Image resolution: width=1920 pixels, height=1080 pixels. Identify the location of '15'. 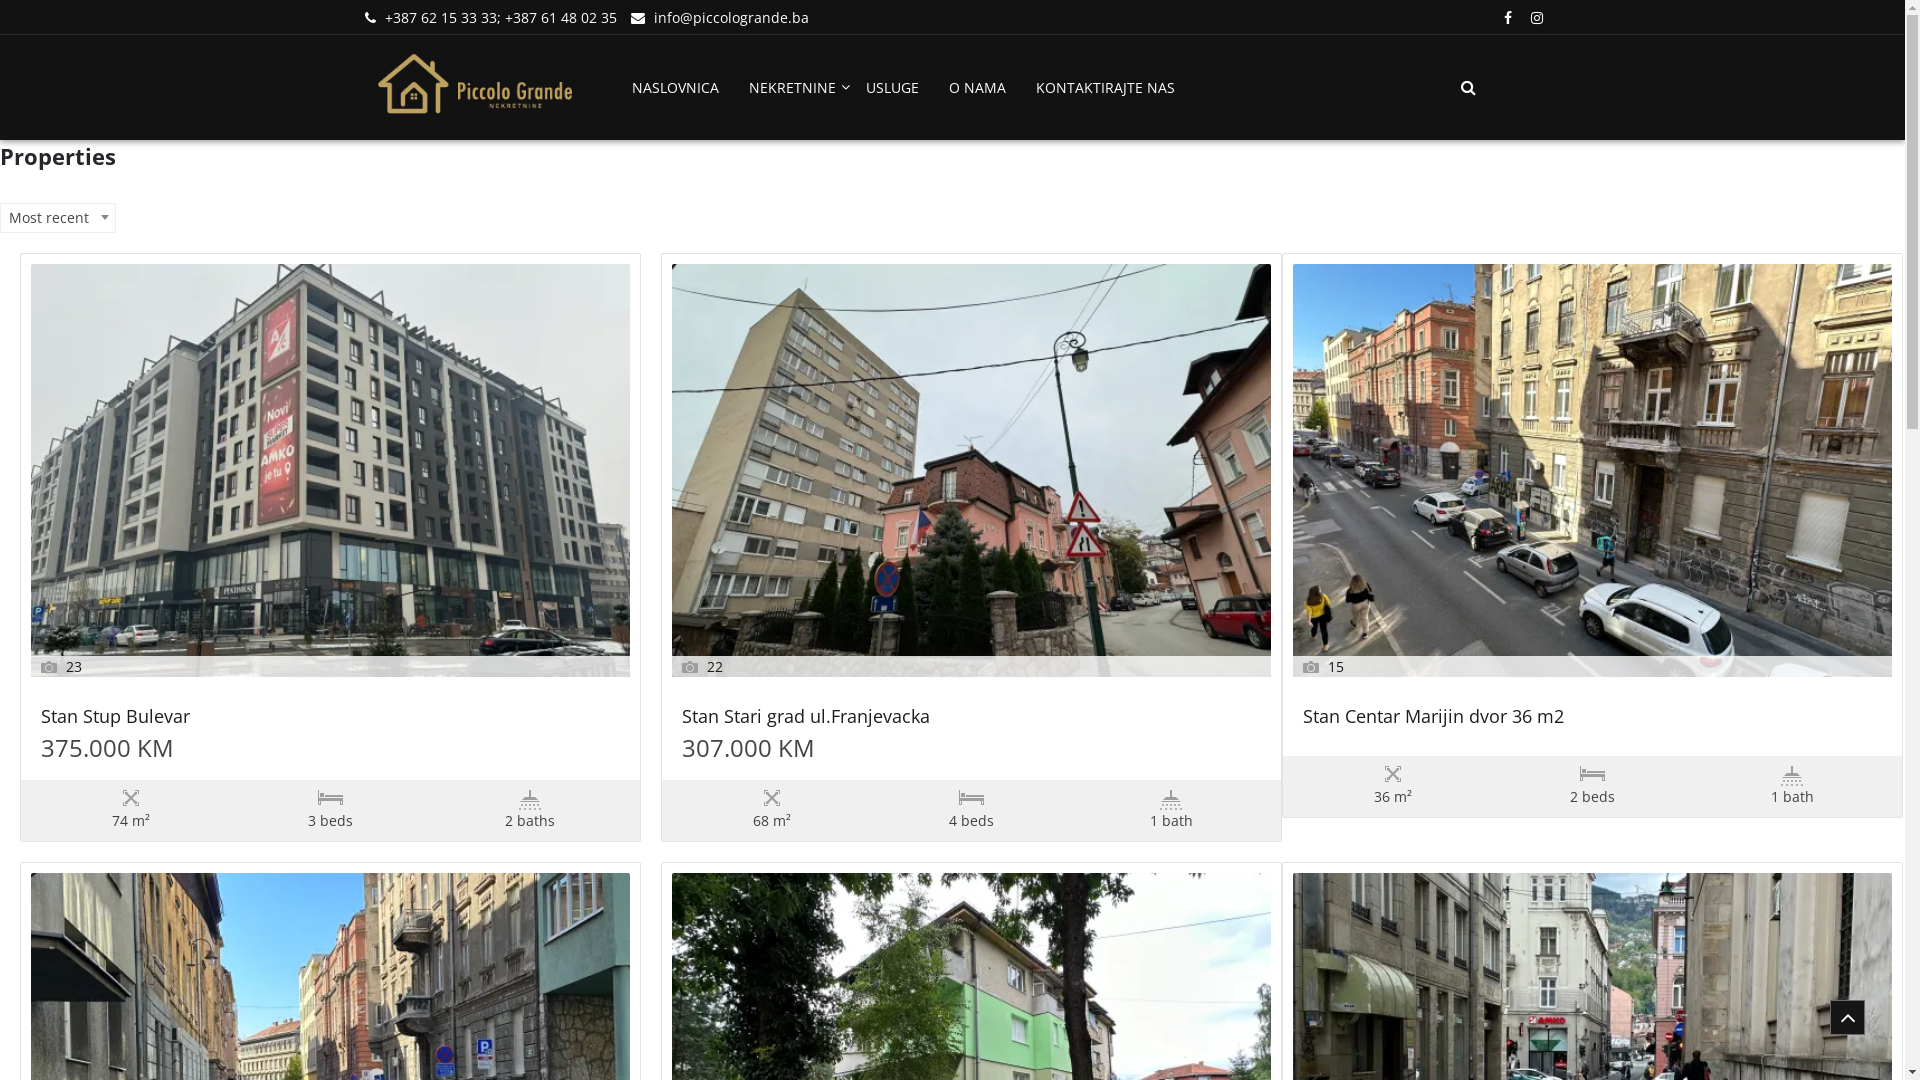
(1591, 470).